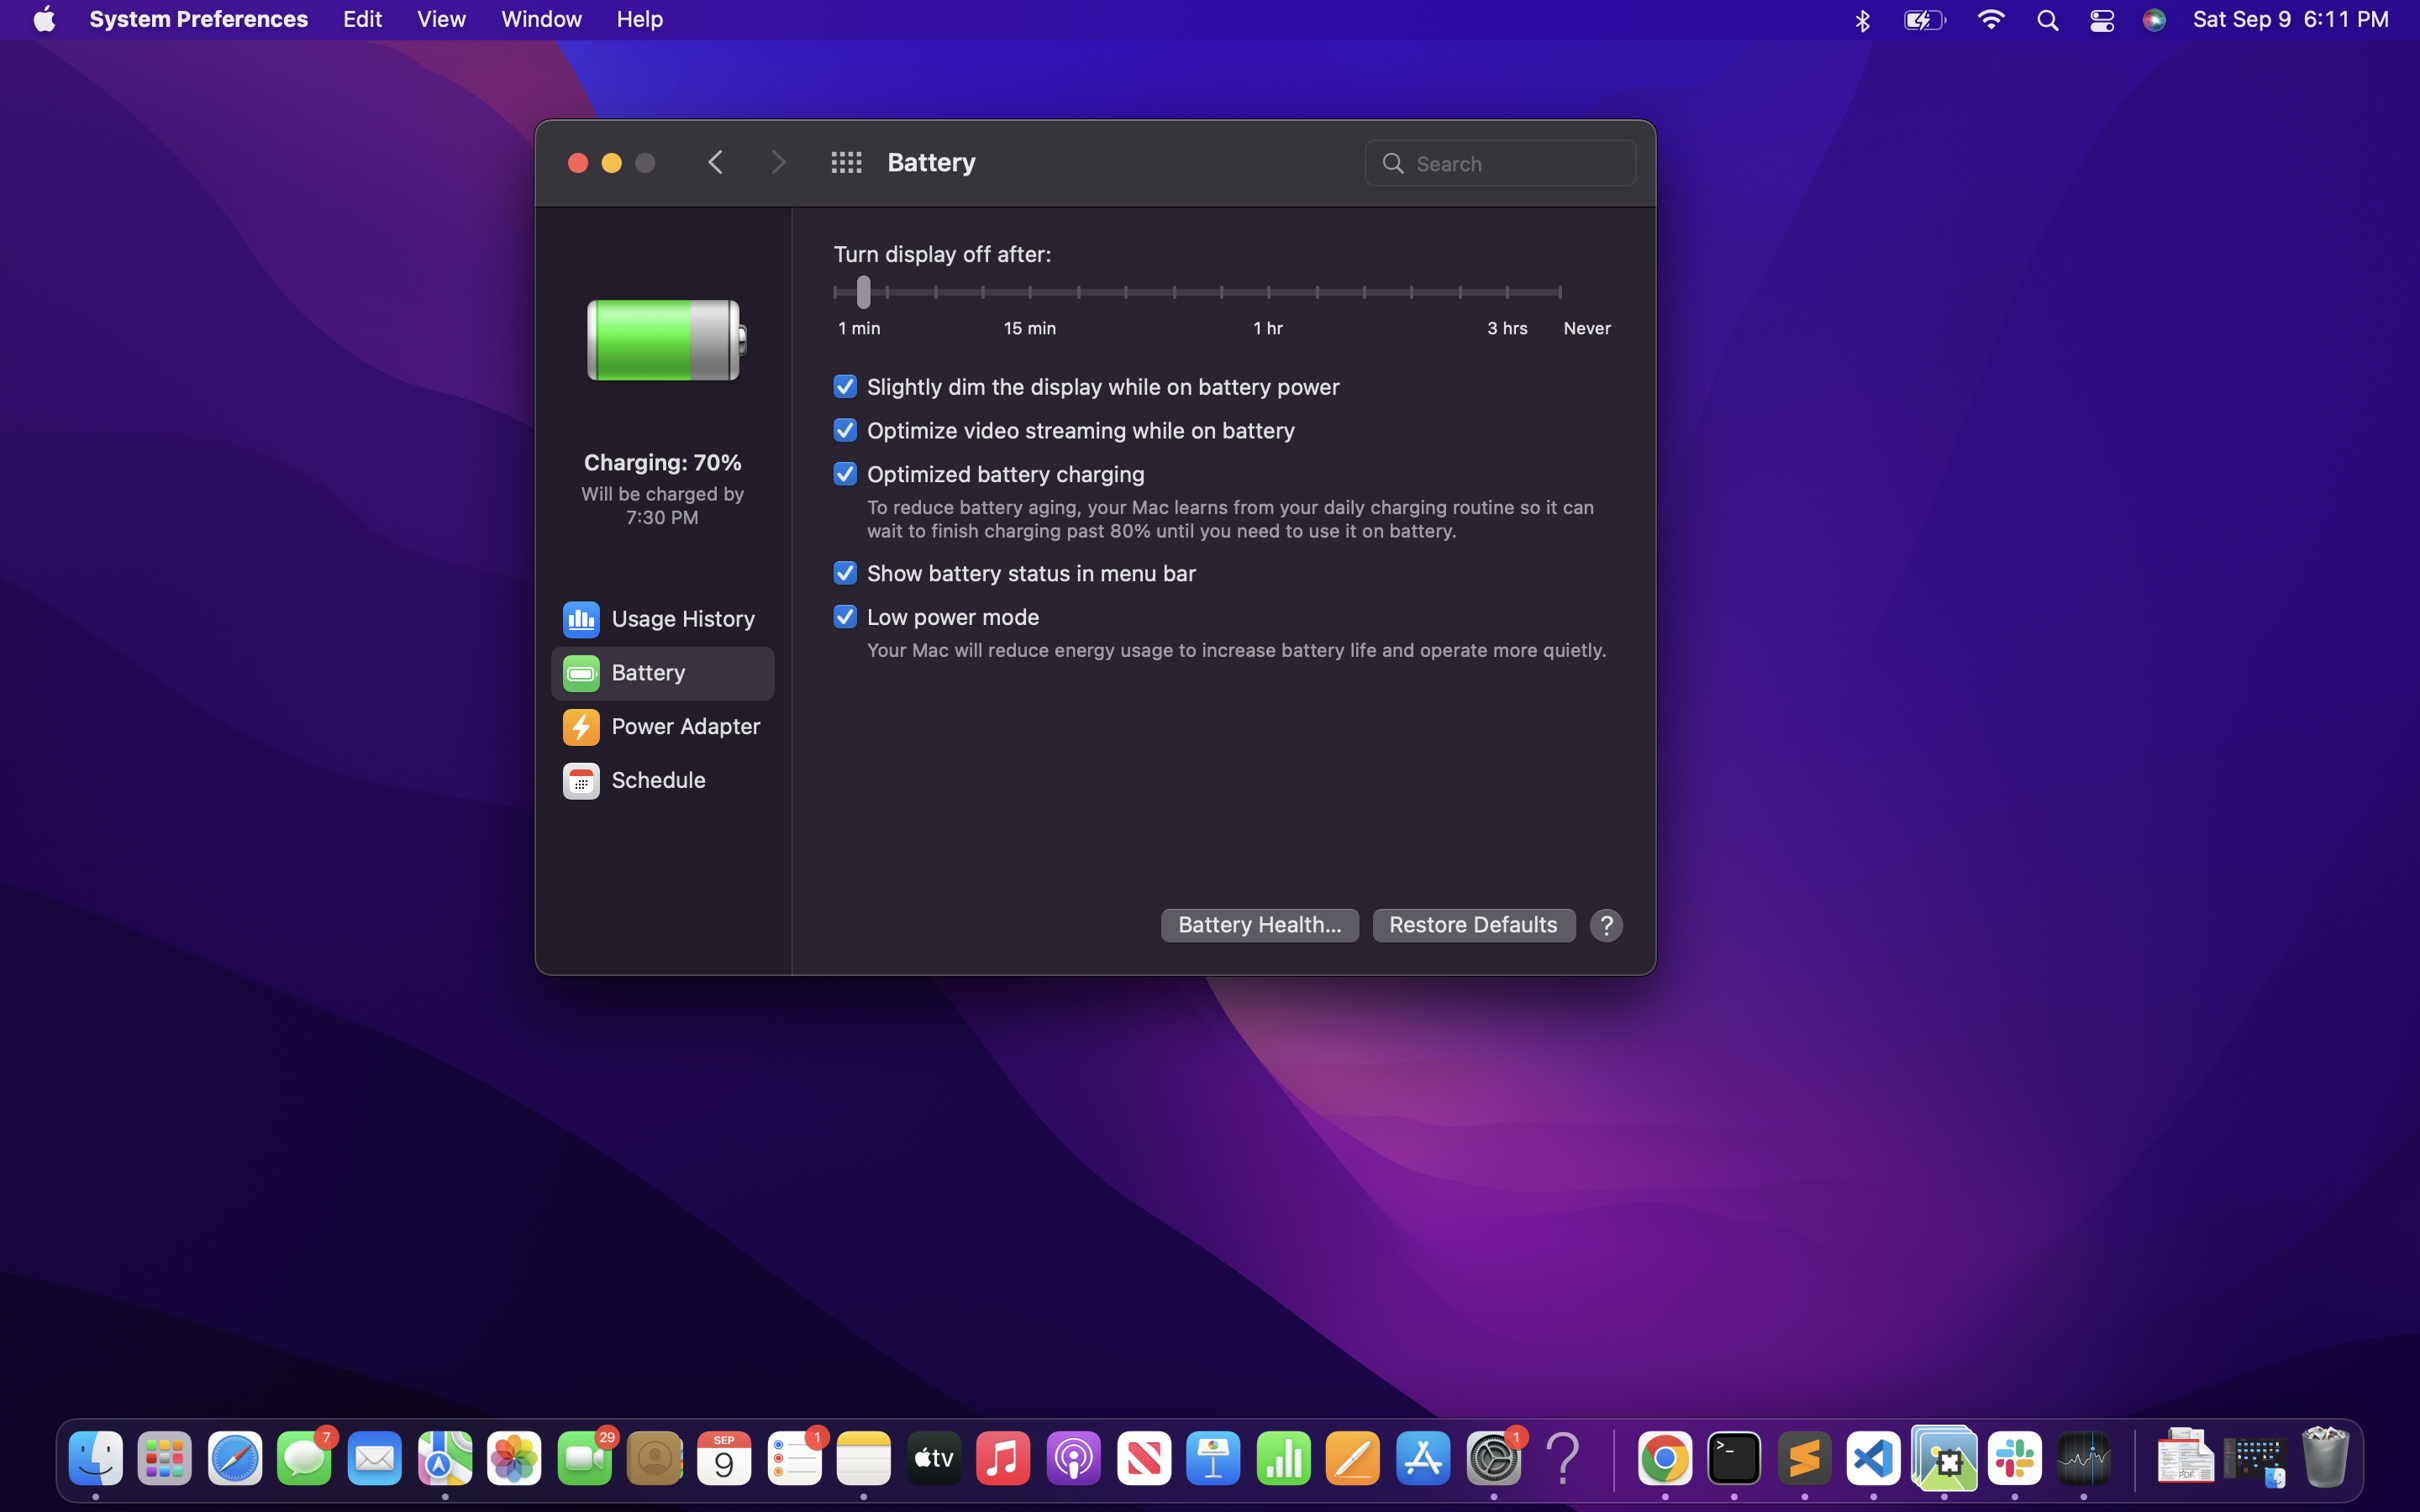 This screenshot has width=2420, height=1512. Describe the element at coordinates (1560, 287) in the screenshot. I see `the "never turn off display" setting` at that location.